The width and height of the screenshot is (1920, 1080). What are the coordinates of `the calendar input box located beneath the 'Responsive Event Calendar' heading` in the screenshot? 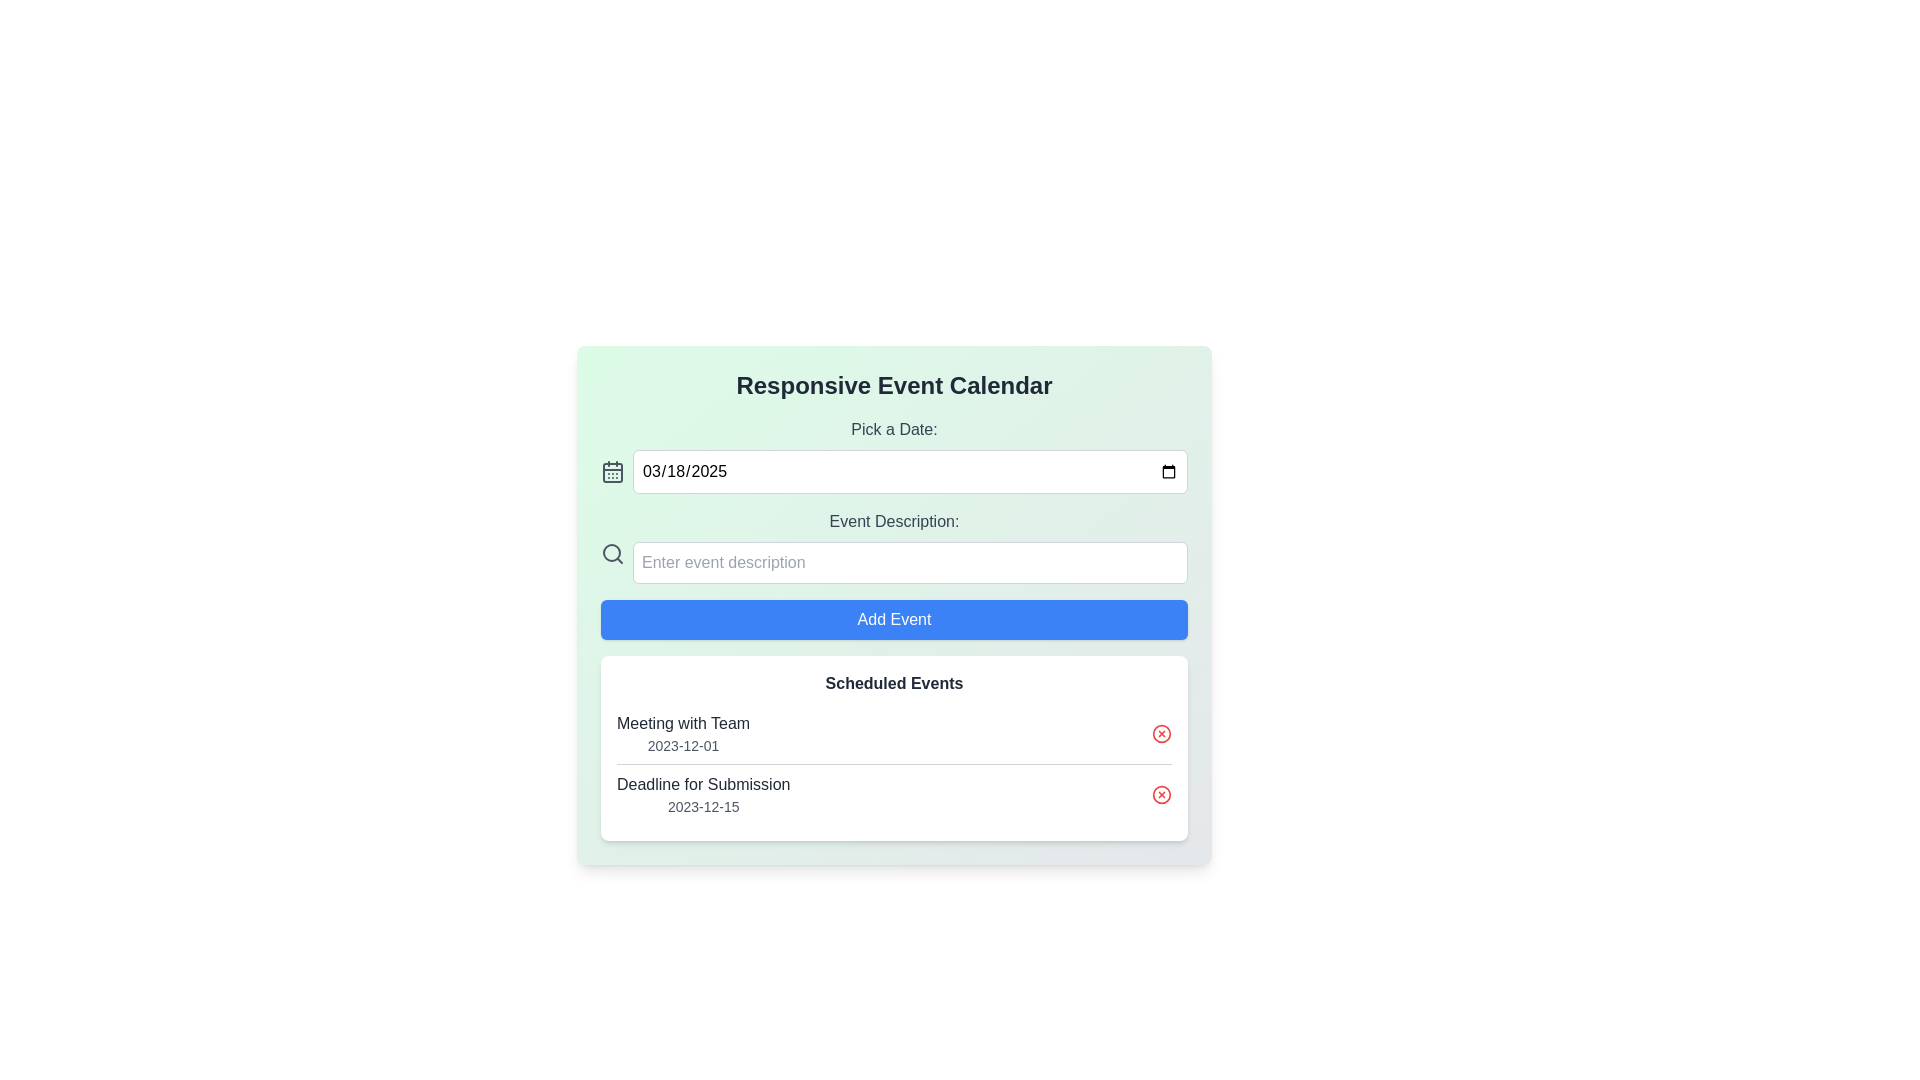 It's located at (893, 455).